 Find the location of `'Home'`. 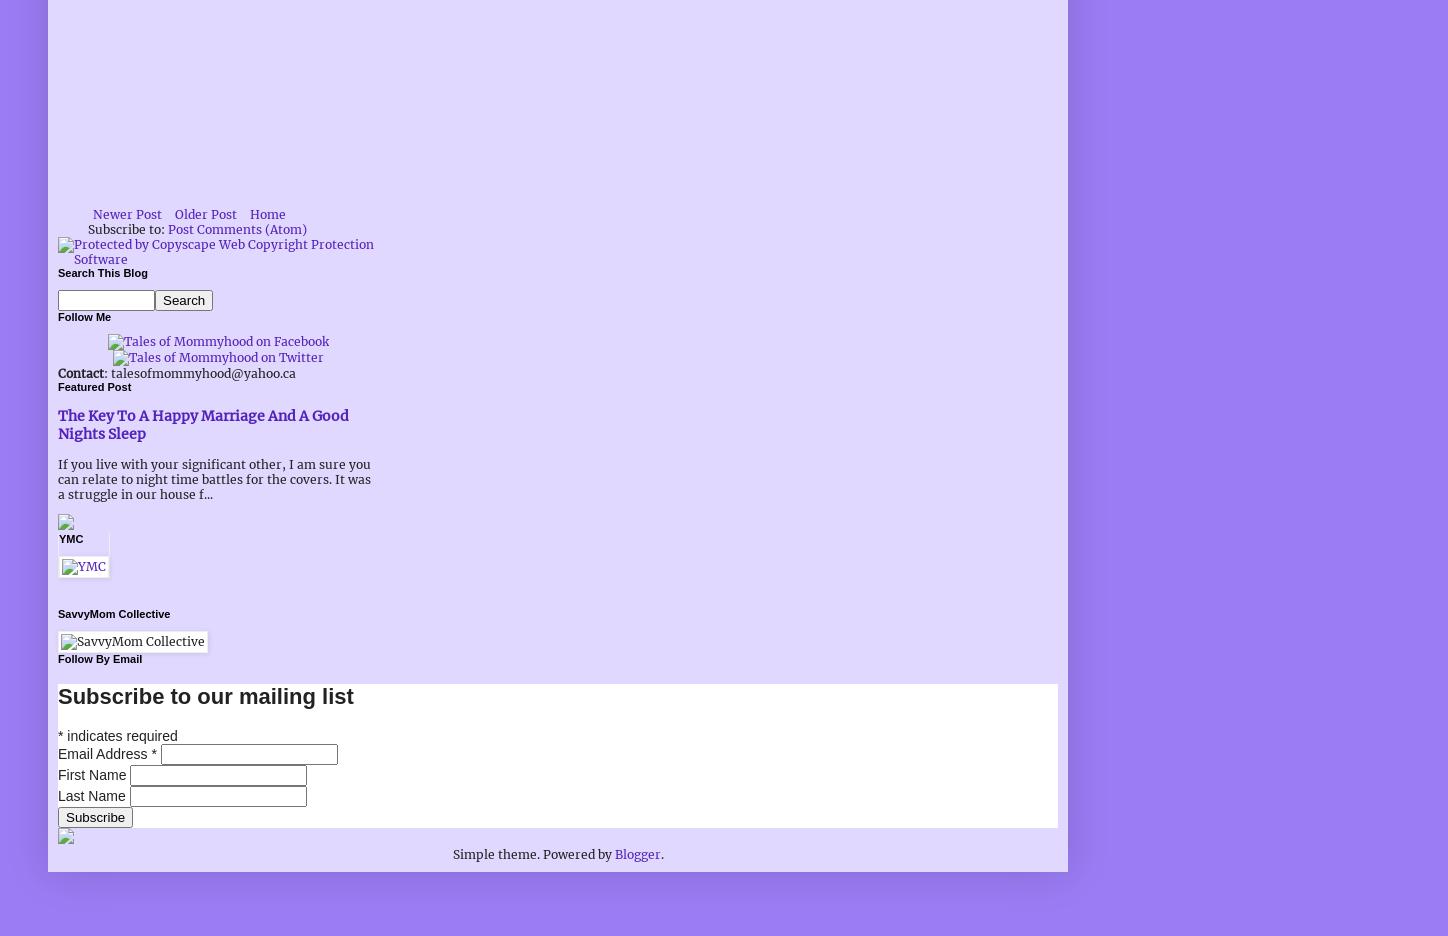

'Home' is located at coordinates (268, 214).